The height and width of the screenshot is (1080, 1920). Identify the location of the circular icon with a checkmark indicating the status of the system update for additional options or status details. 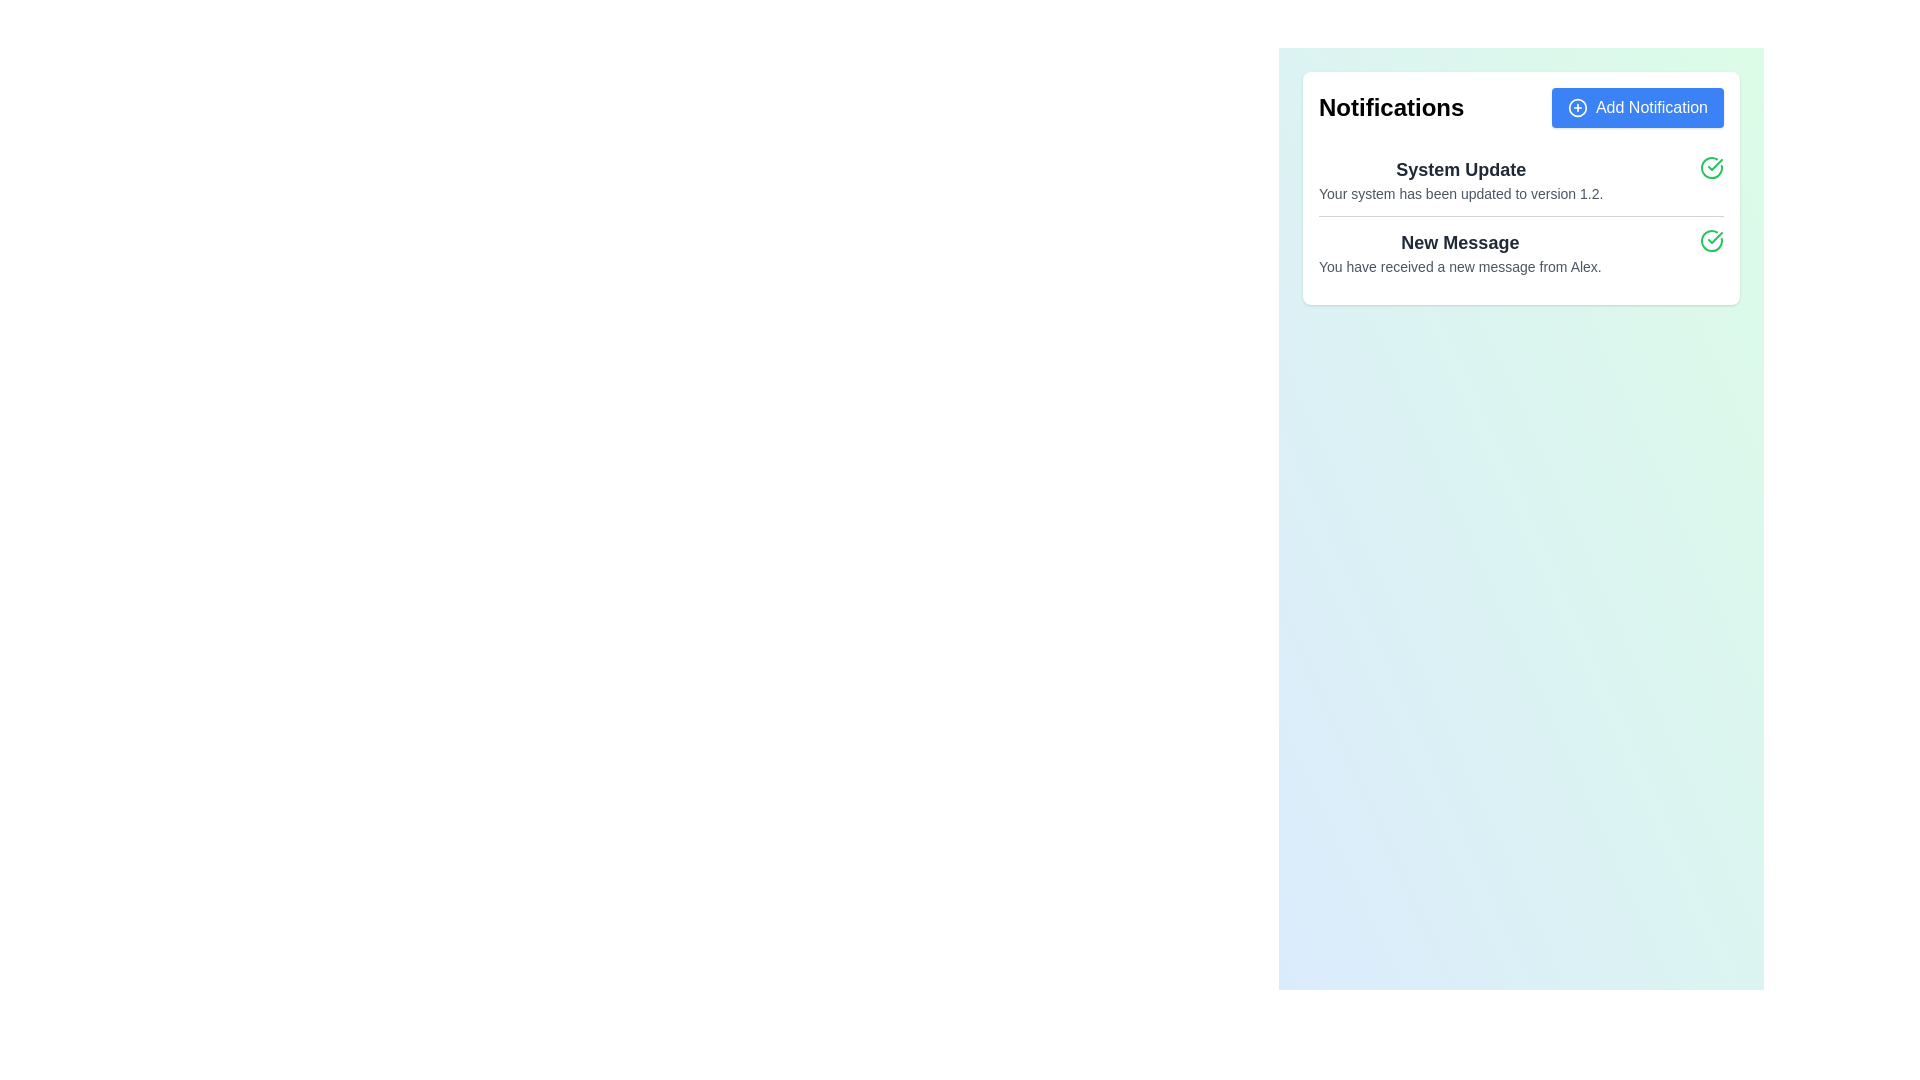
(1711, 167).